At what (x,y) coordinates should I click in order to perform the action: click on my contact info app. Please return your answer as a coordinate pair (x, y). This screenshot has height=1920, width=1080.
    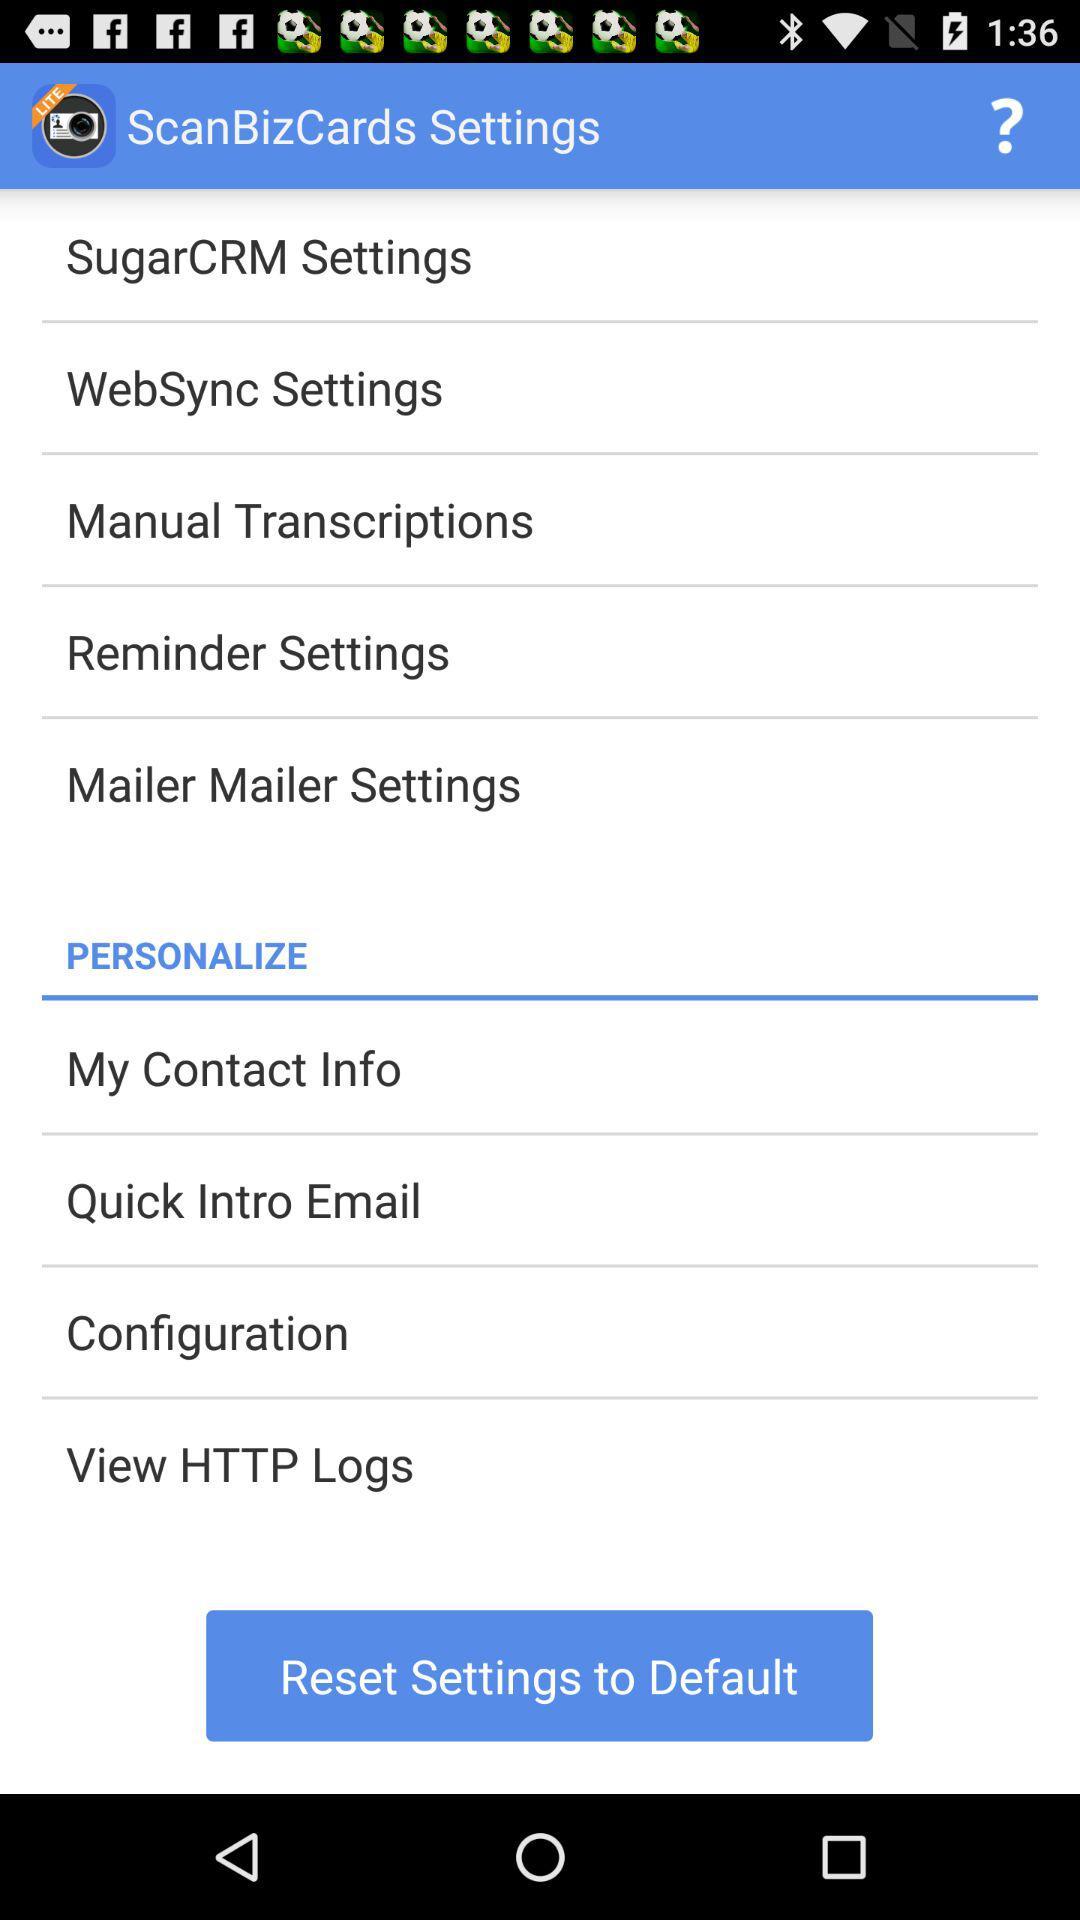
    Looking at the image, I should click on (551, 1066).